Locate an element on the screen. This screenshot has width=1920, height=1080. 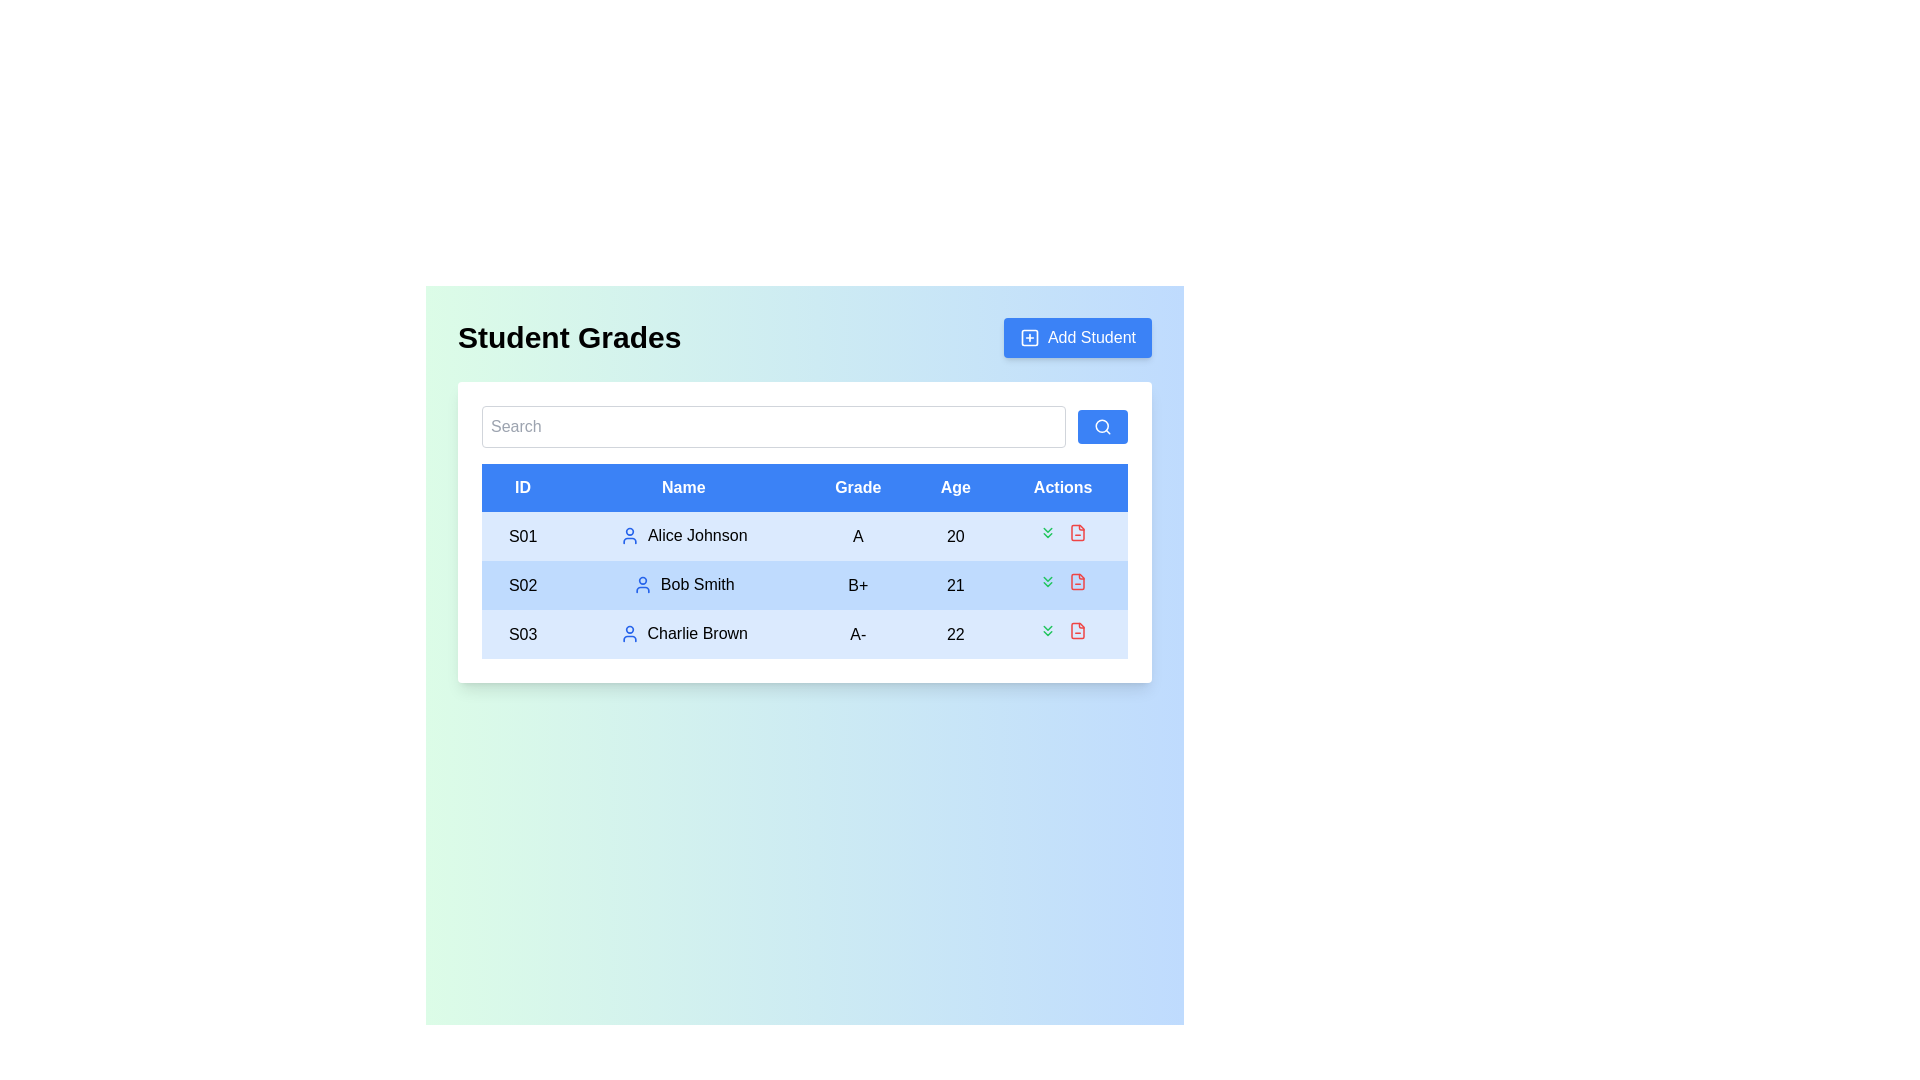
the user profile icon, which is a blue circular icon with a shoulder line, located in the 'Name' column of the table, next to 'Alice Johnson' is located at coordinates (628, 535).